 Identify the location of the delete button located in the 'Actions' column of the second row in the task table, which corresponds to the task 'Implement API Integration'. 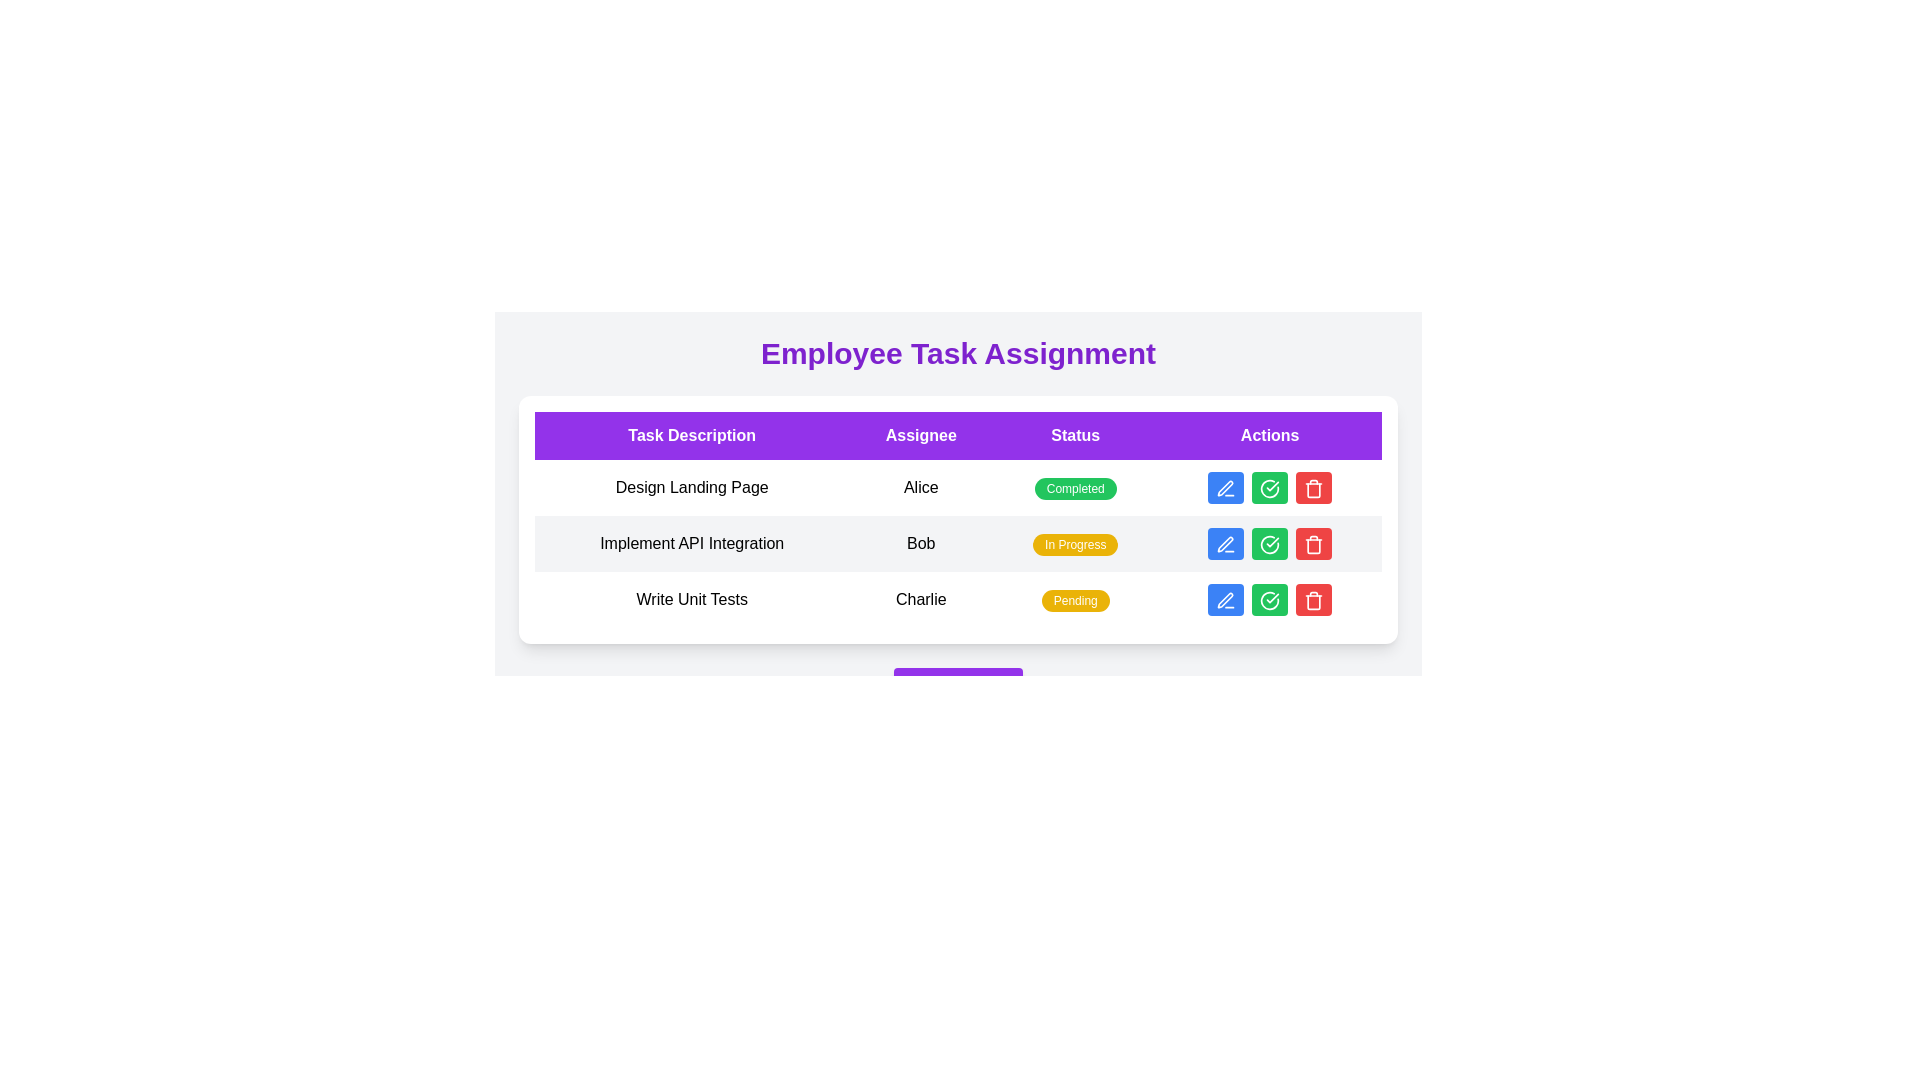
(1314, 543).